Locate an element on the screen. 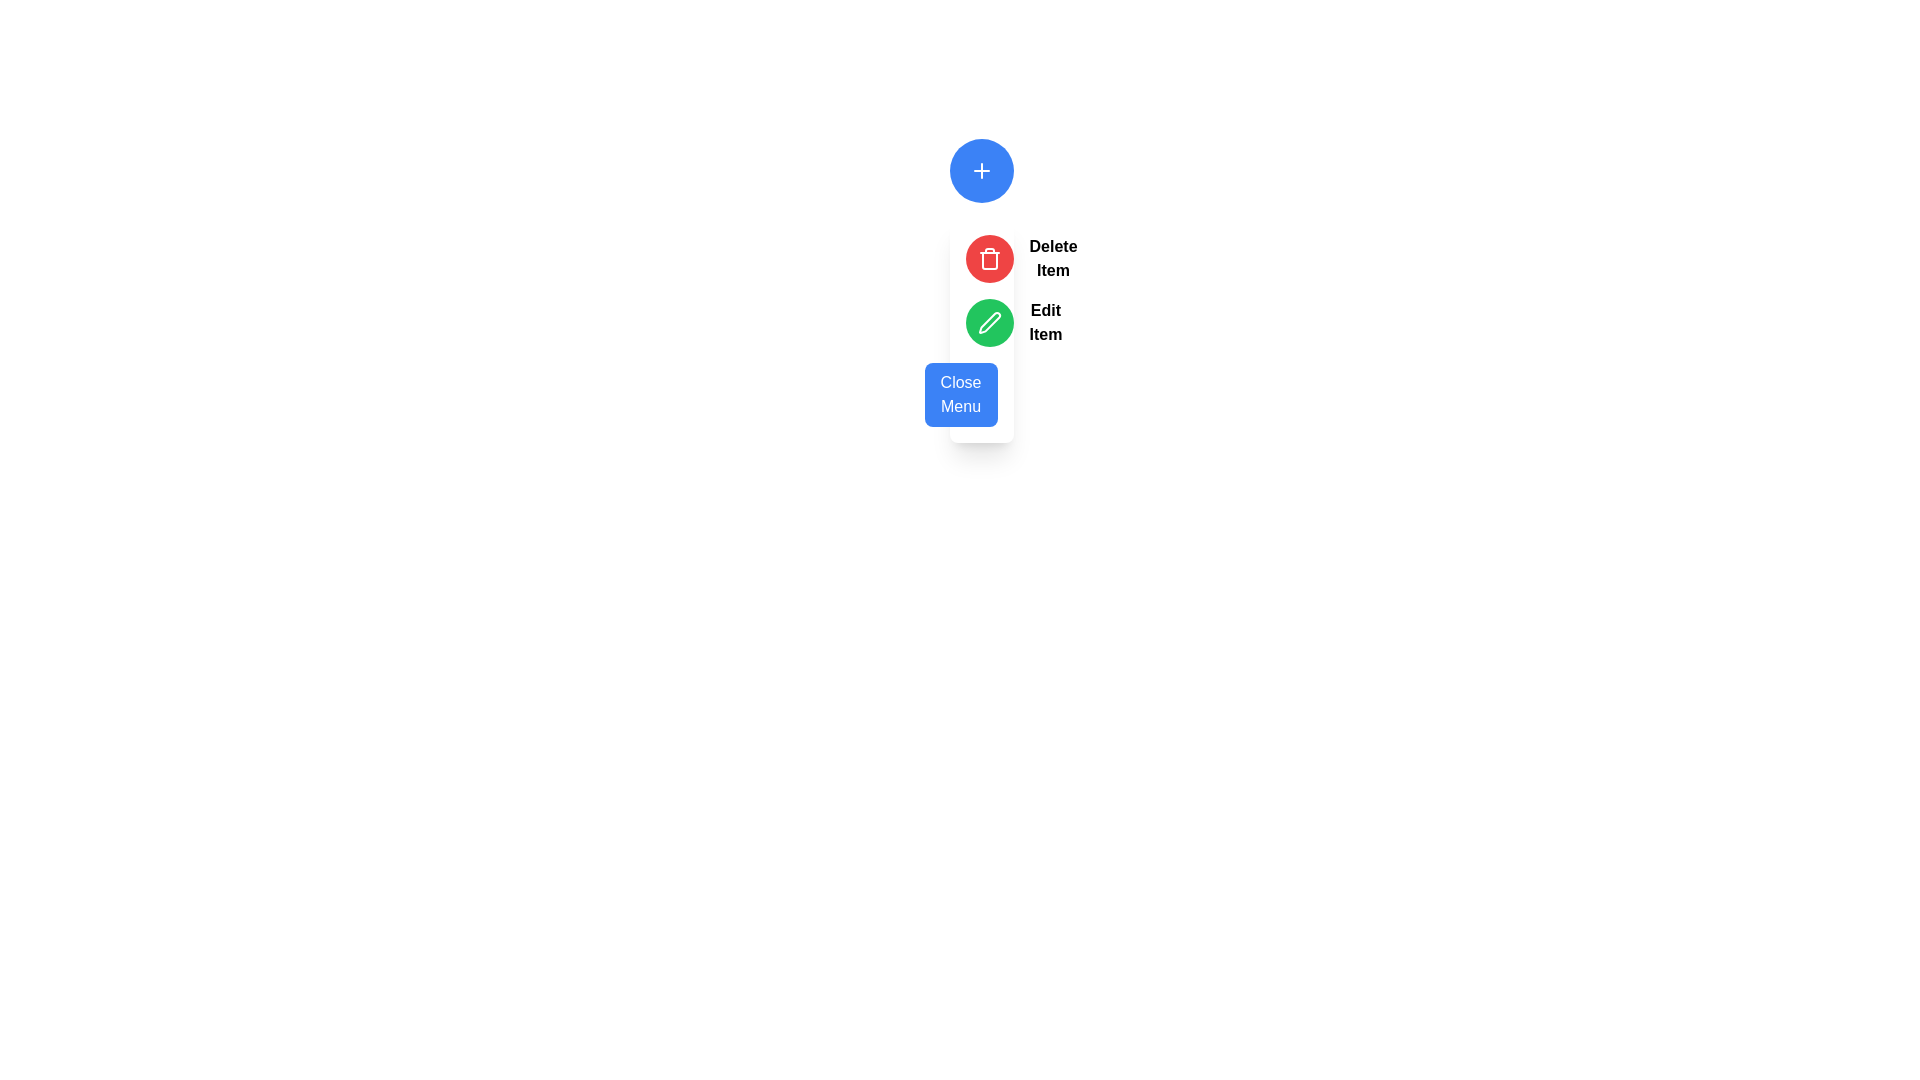 This screenshot has width=1920, height=1080. the 'Edit Item' text label in the vertical menu, which is bold and positioned below the 'Delete Item' text is located at coordinates (1045, 322).